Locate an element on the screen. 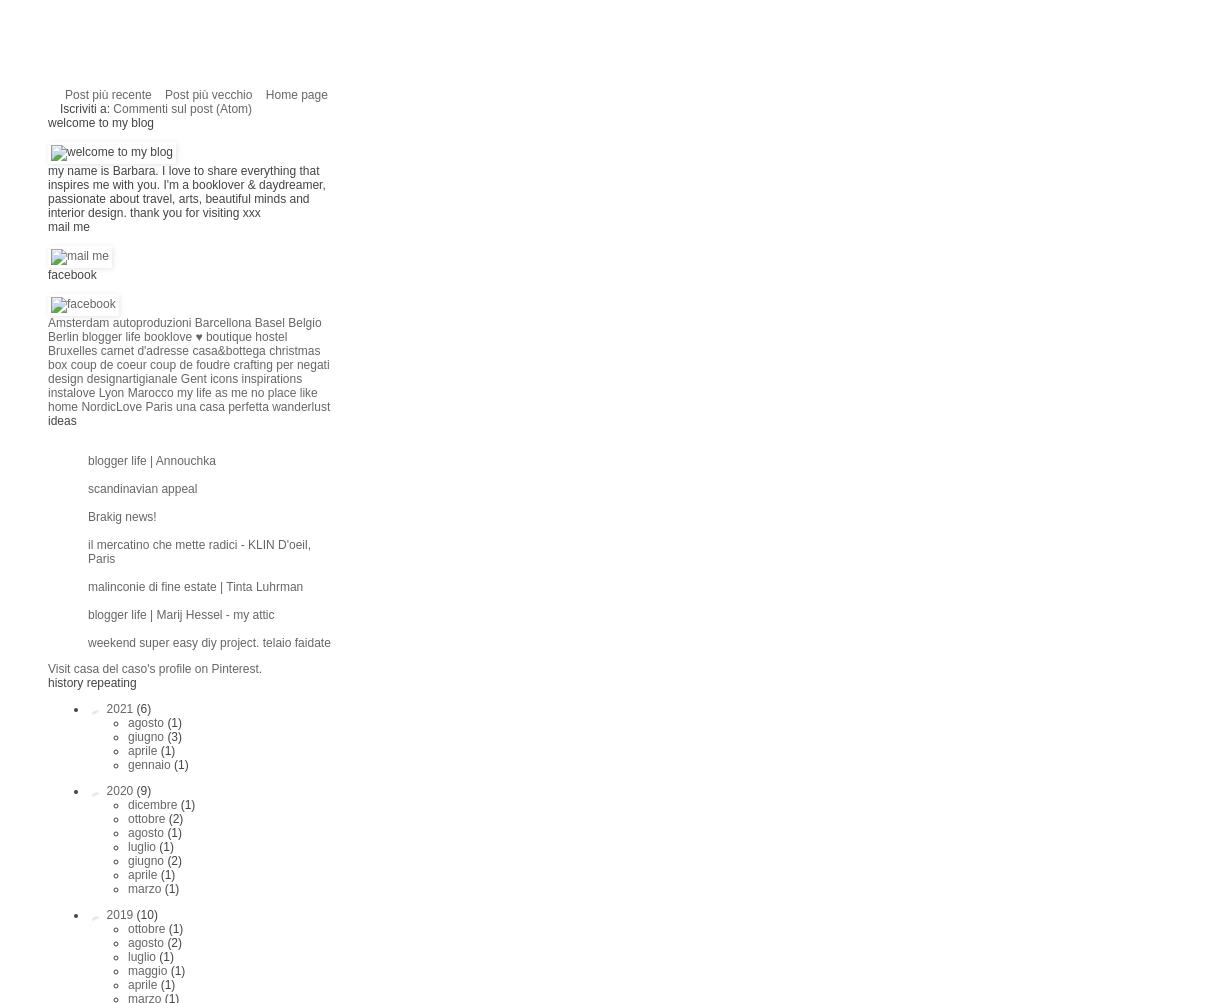 This screenshot has height=1003, width=1228. 'instalove' is located at coordinates (71, 390).